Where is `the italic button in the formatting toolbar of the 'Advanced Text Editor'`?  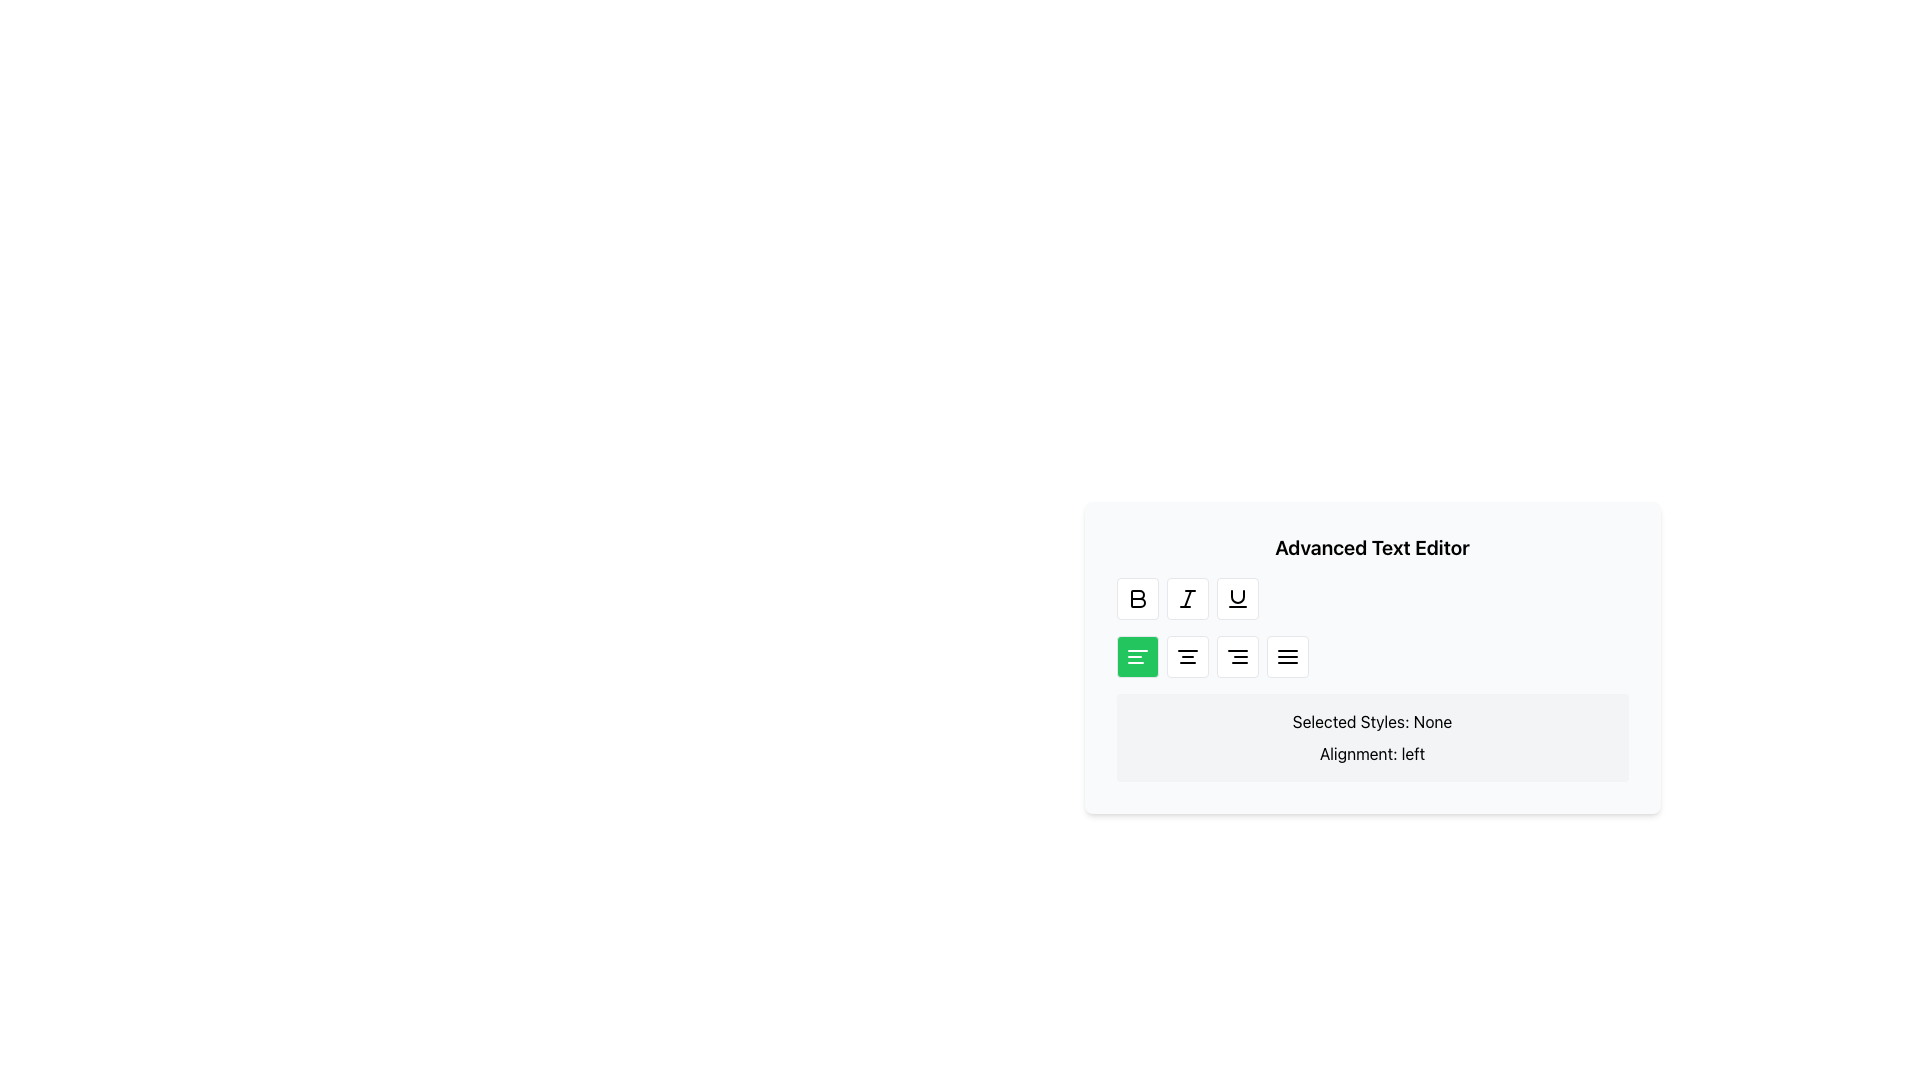
the italic button in the formatting toolbar of the 'Advanced Text Editor' is located at coordinates (1187, 597).